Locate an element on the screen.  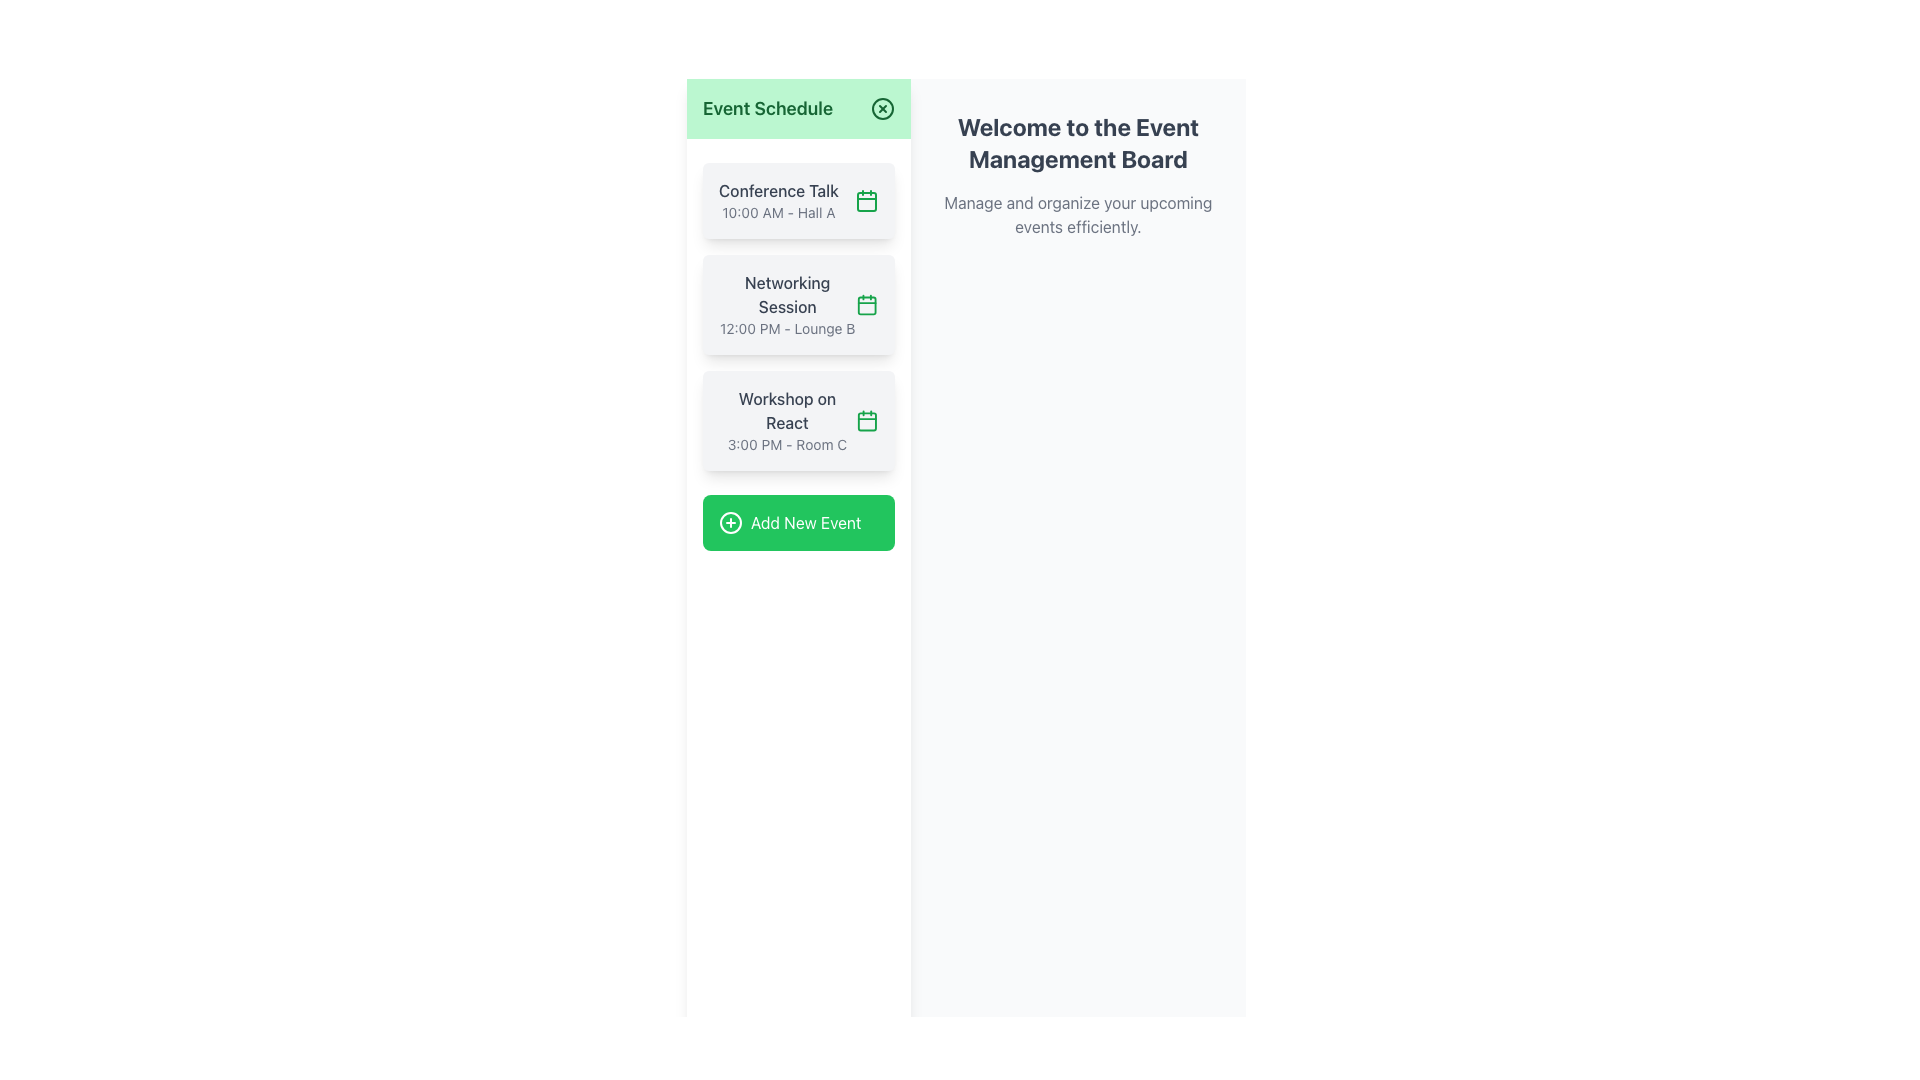
the 'Add New Event' icon located within the green button, which visually represents the action to create or add a new event is located at coordinates (729, 522).